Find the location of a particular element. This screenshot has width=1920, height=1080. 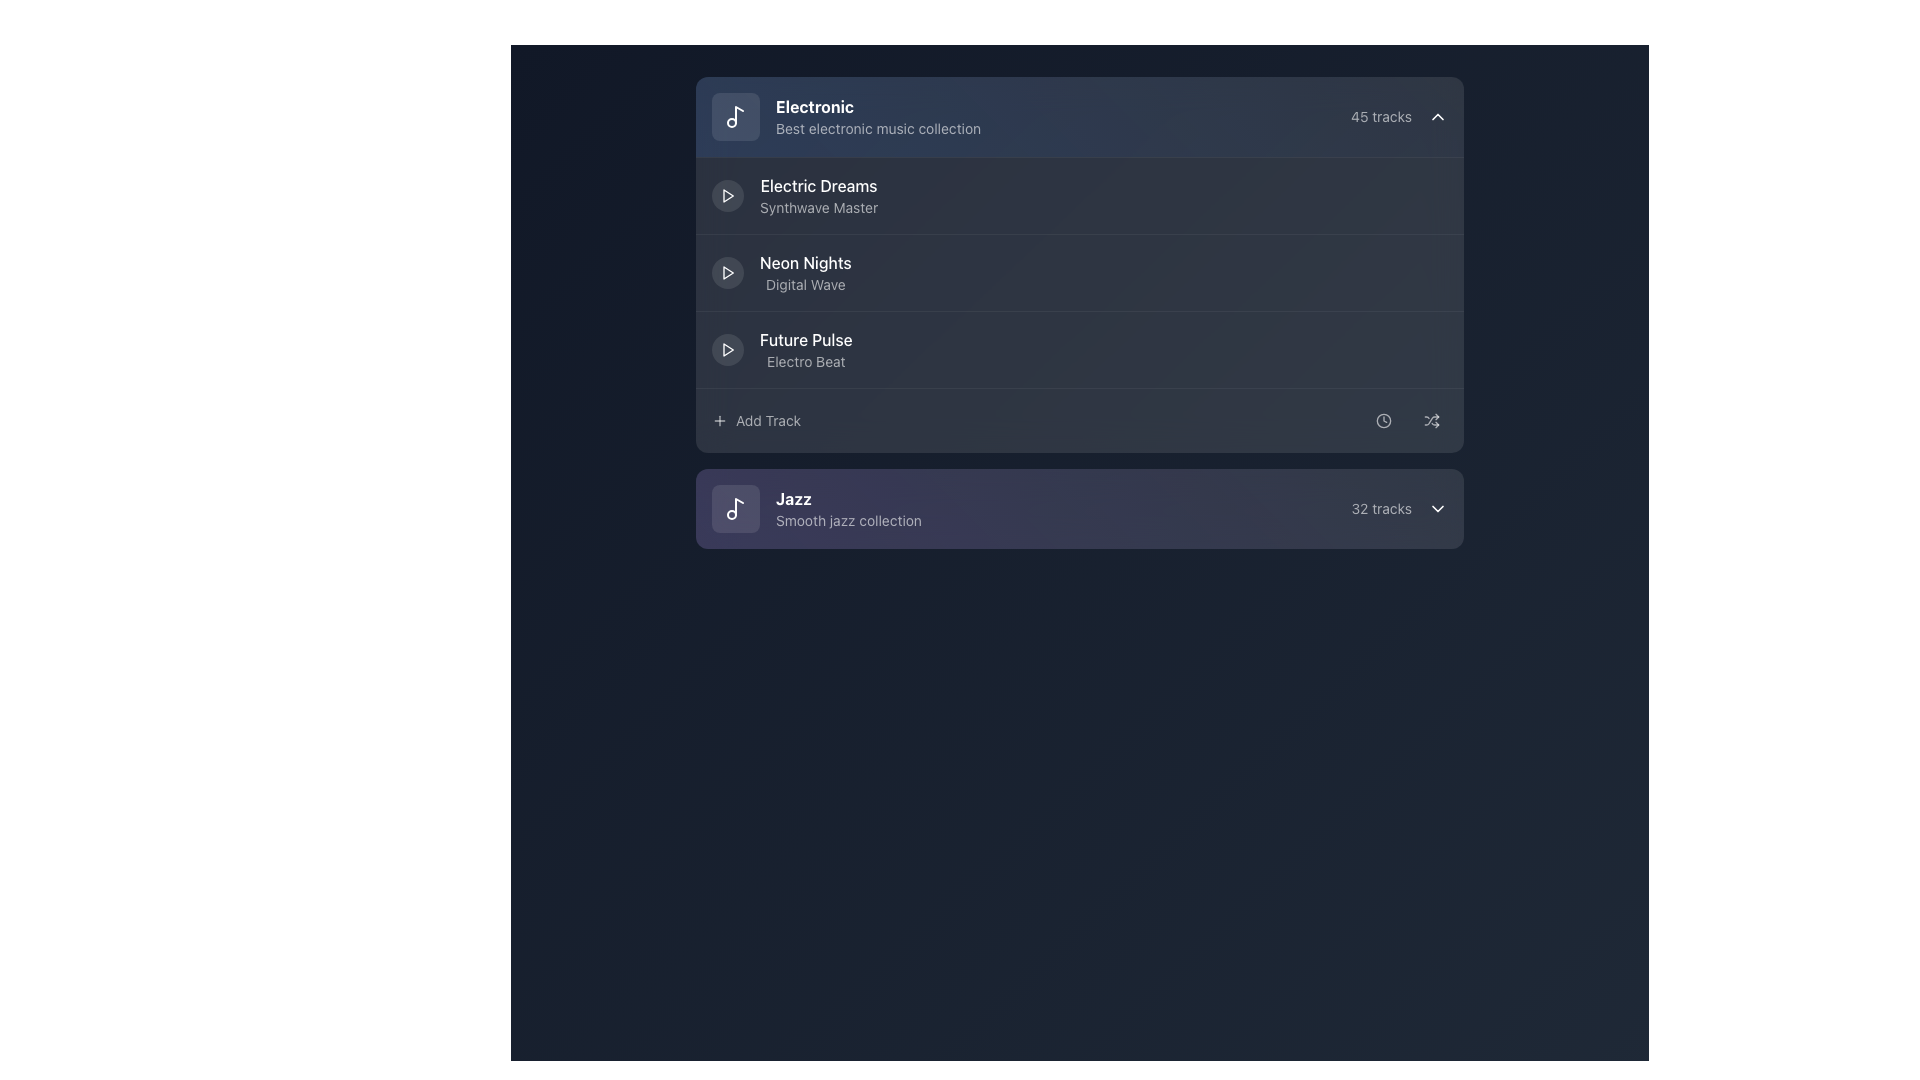

the descriptive Text Label that indicates the collection of 'Electronic' music, positioned directly below the bold 'Electronic' title is located at coordinates (878, 128).